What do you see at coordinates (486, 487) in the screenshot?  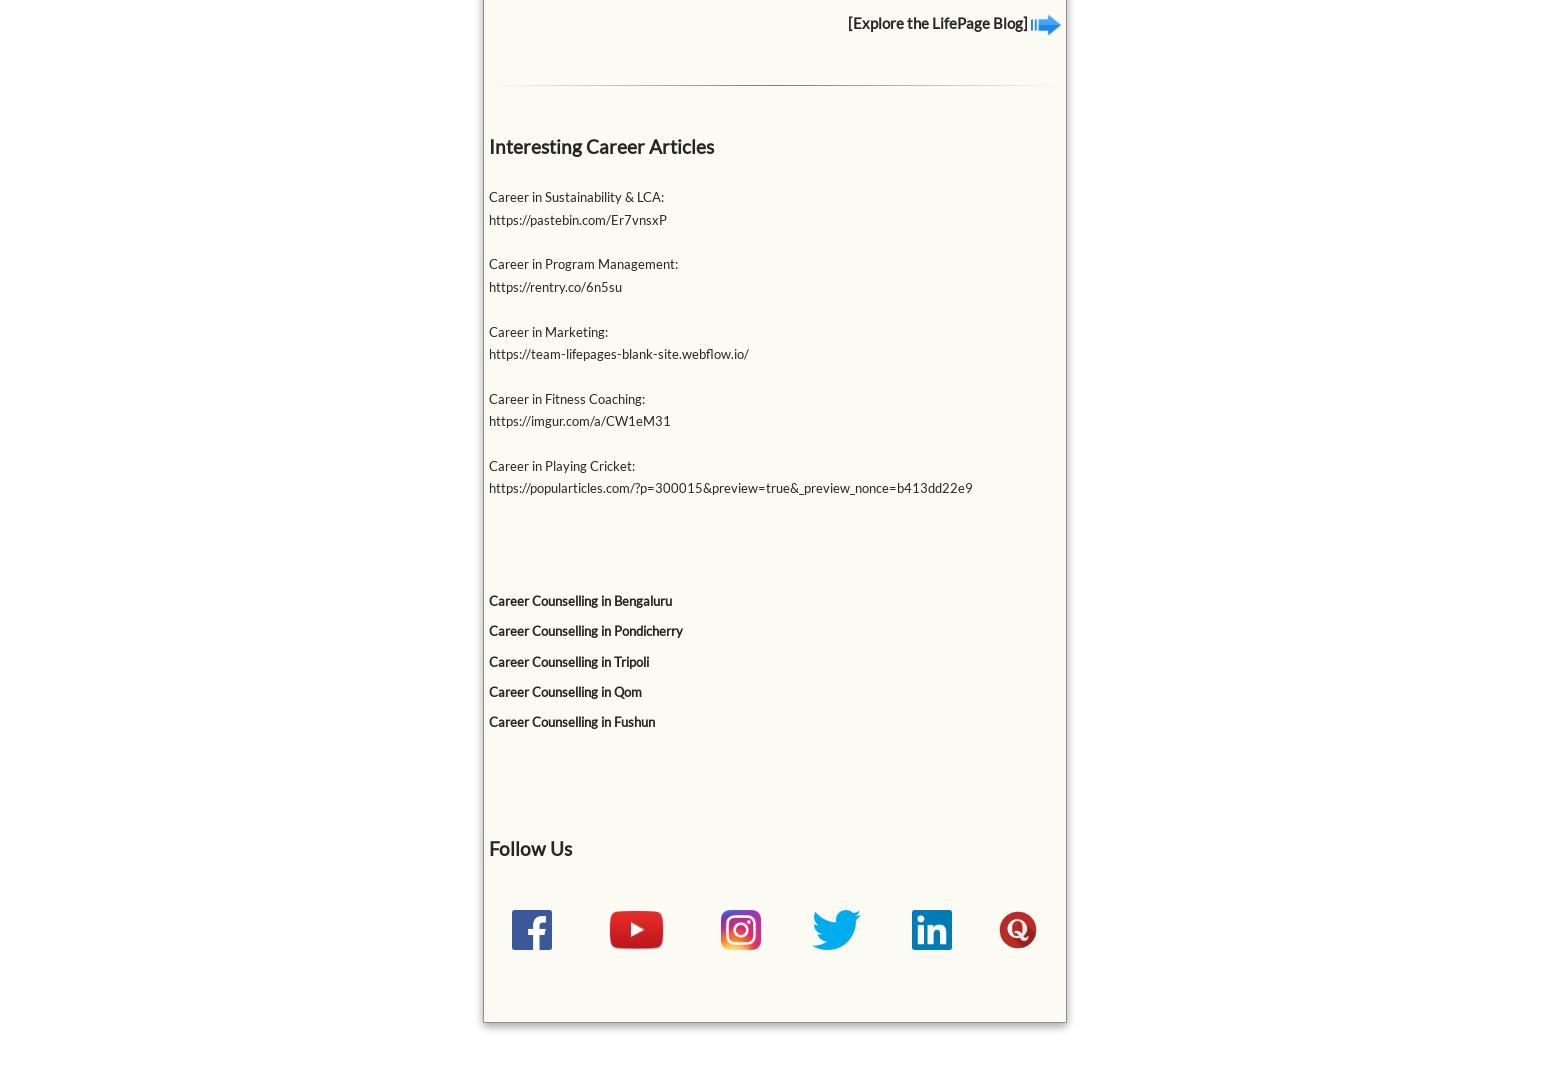 I see `'https://popularticles.com/?p=300015&preview=true&_preview_nonce=b413dd22e9'` at bounding box center [486, 487].